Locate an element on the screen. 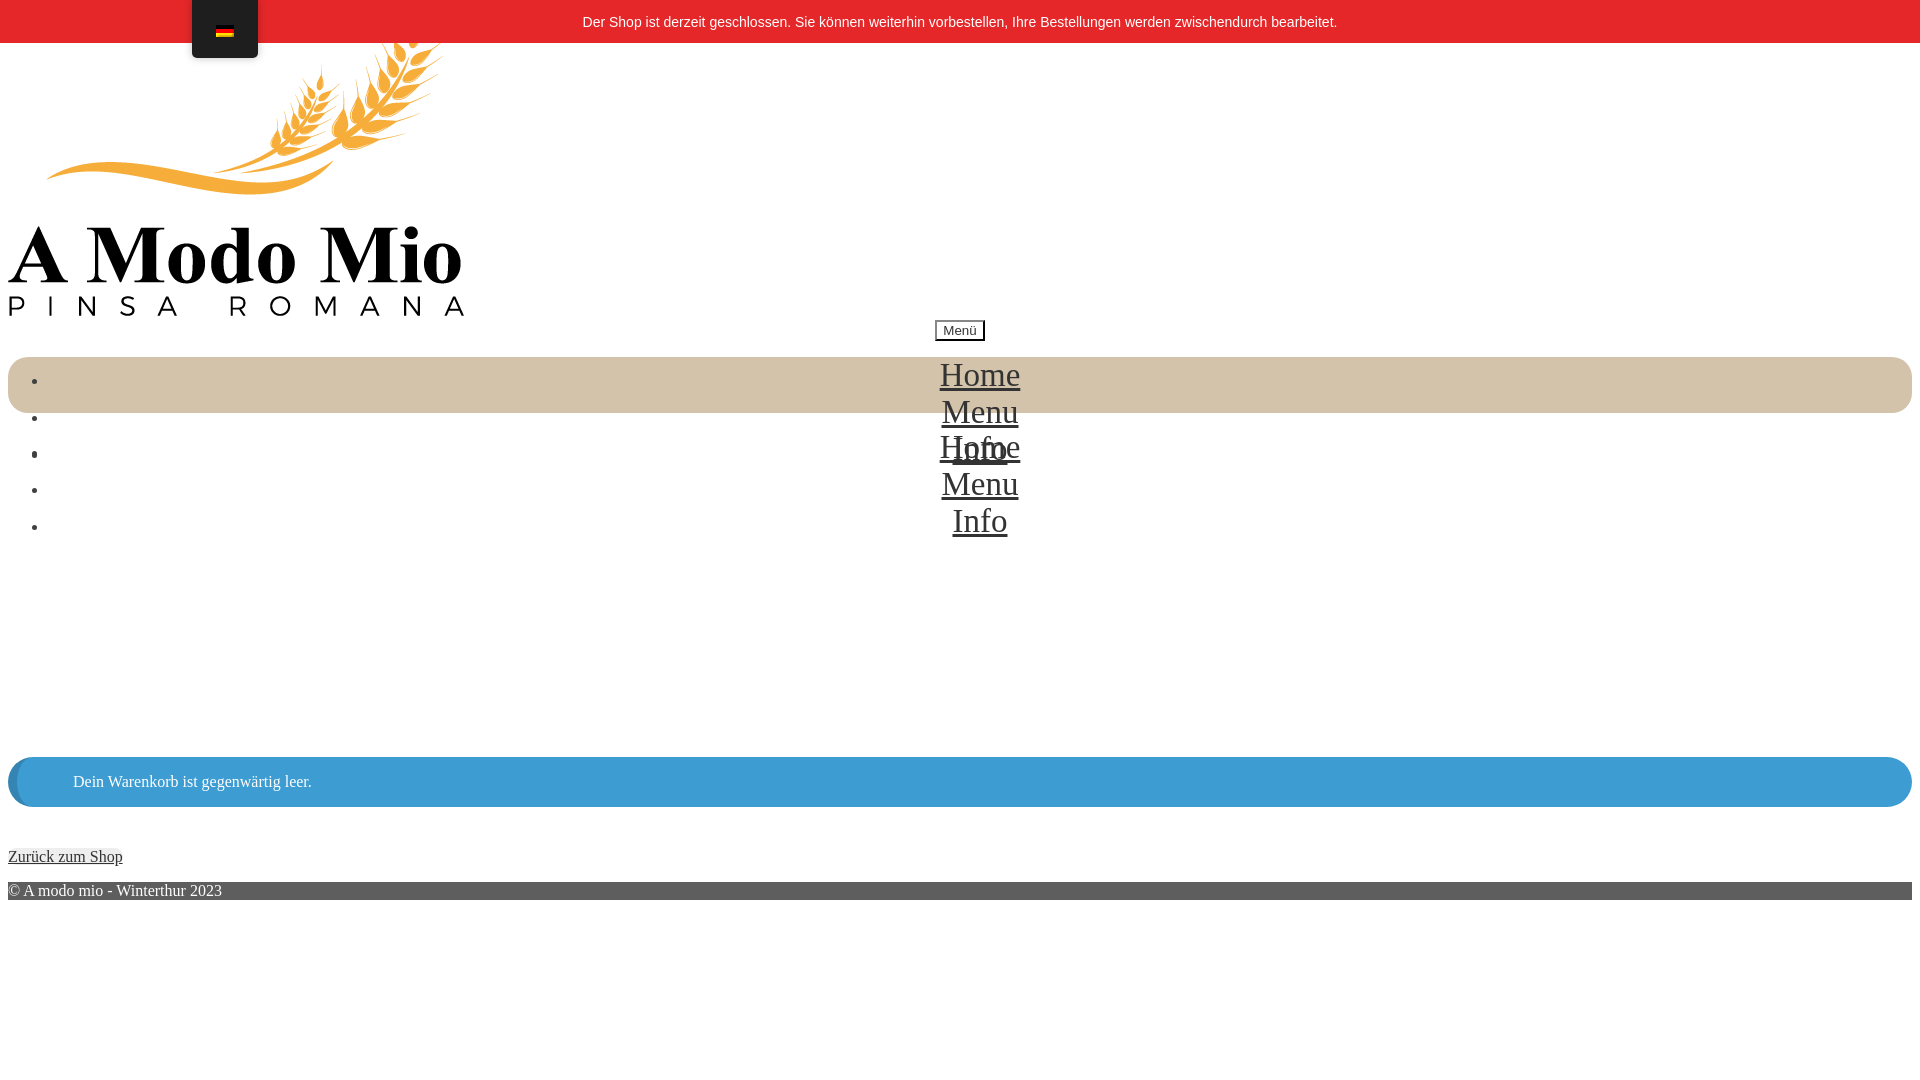 The image size is (1920, 1080). 'Home' is located at coordinates (980, 374).